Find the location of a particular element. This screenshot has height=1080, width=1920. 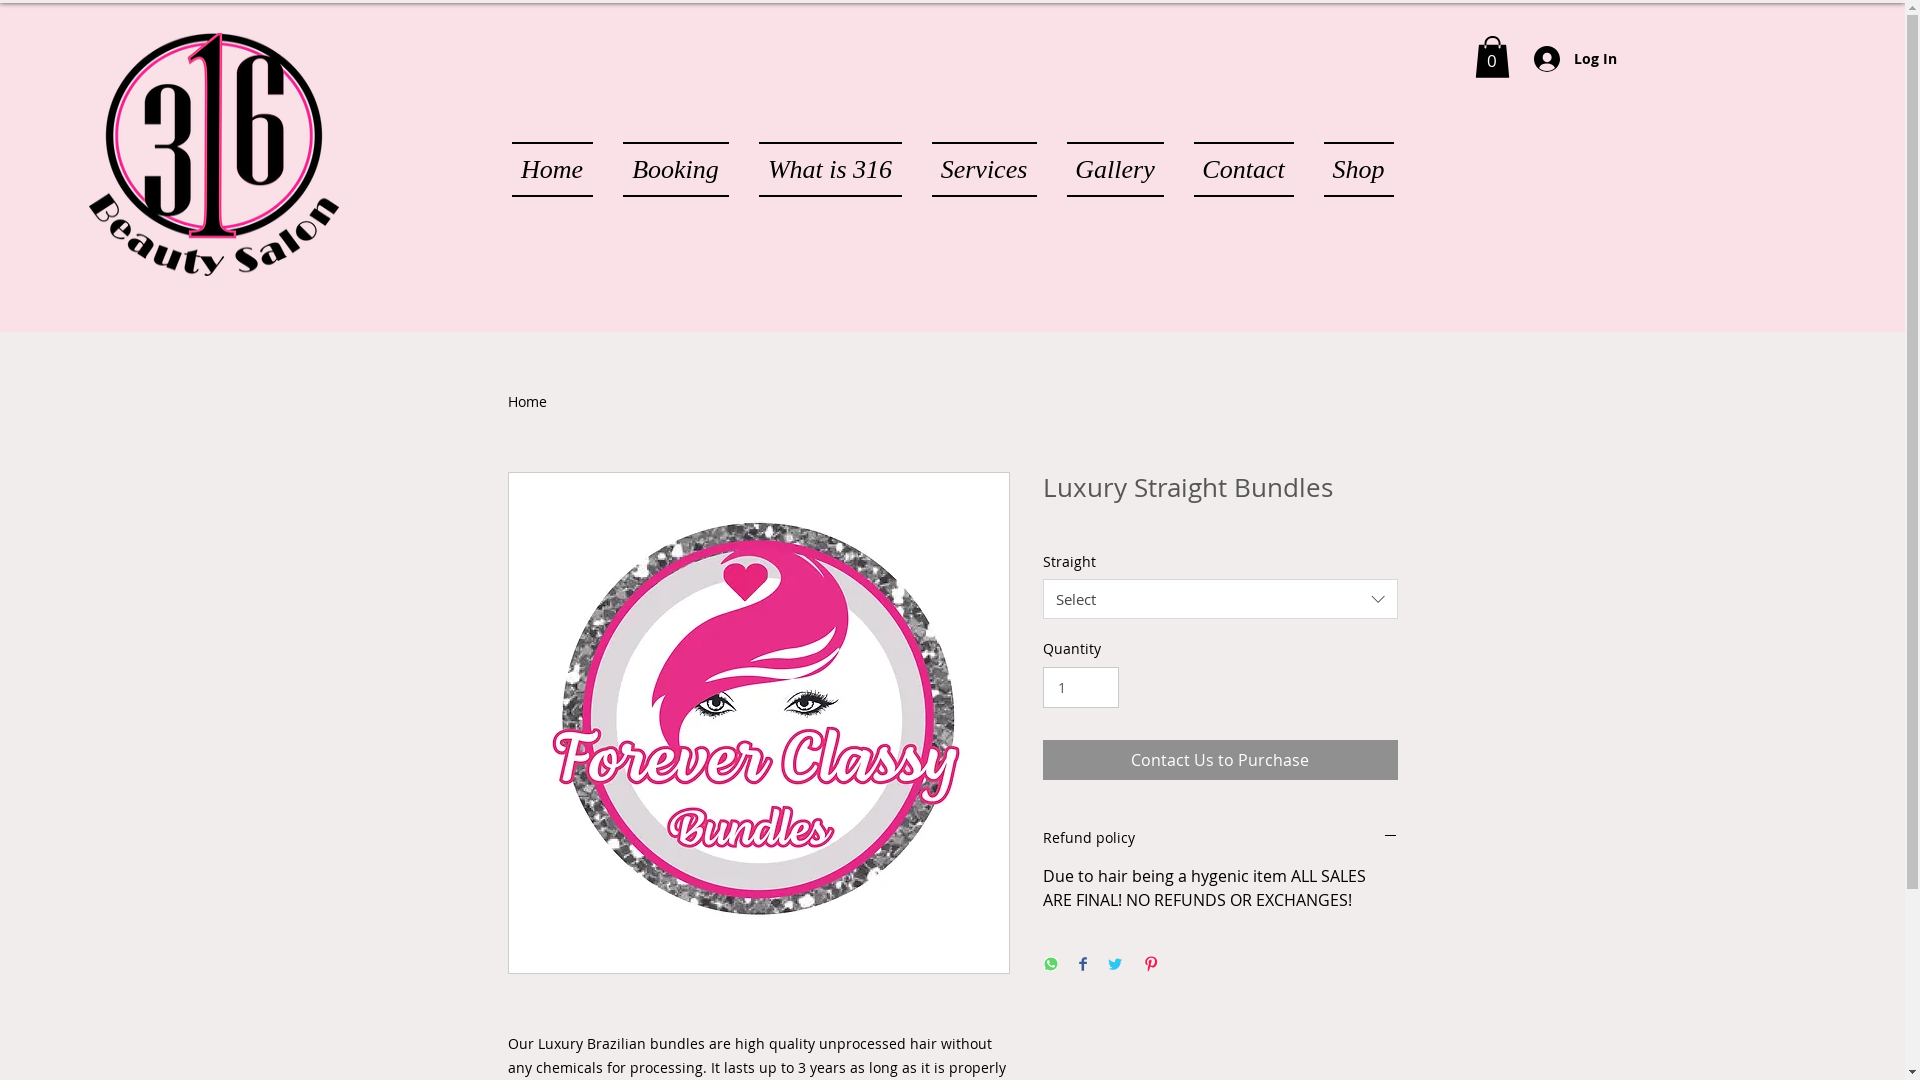

'What is 316' is located at coordinates (830, 168).